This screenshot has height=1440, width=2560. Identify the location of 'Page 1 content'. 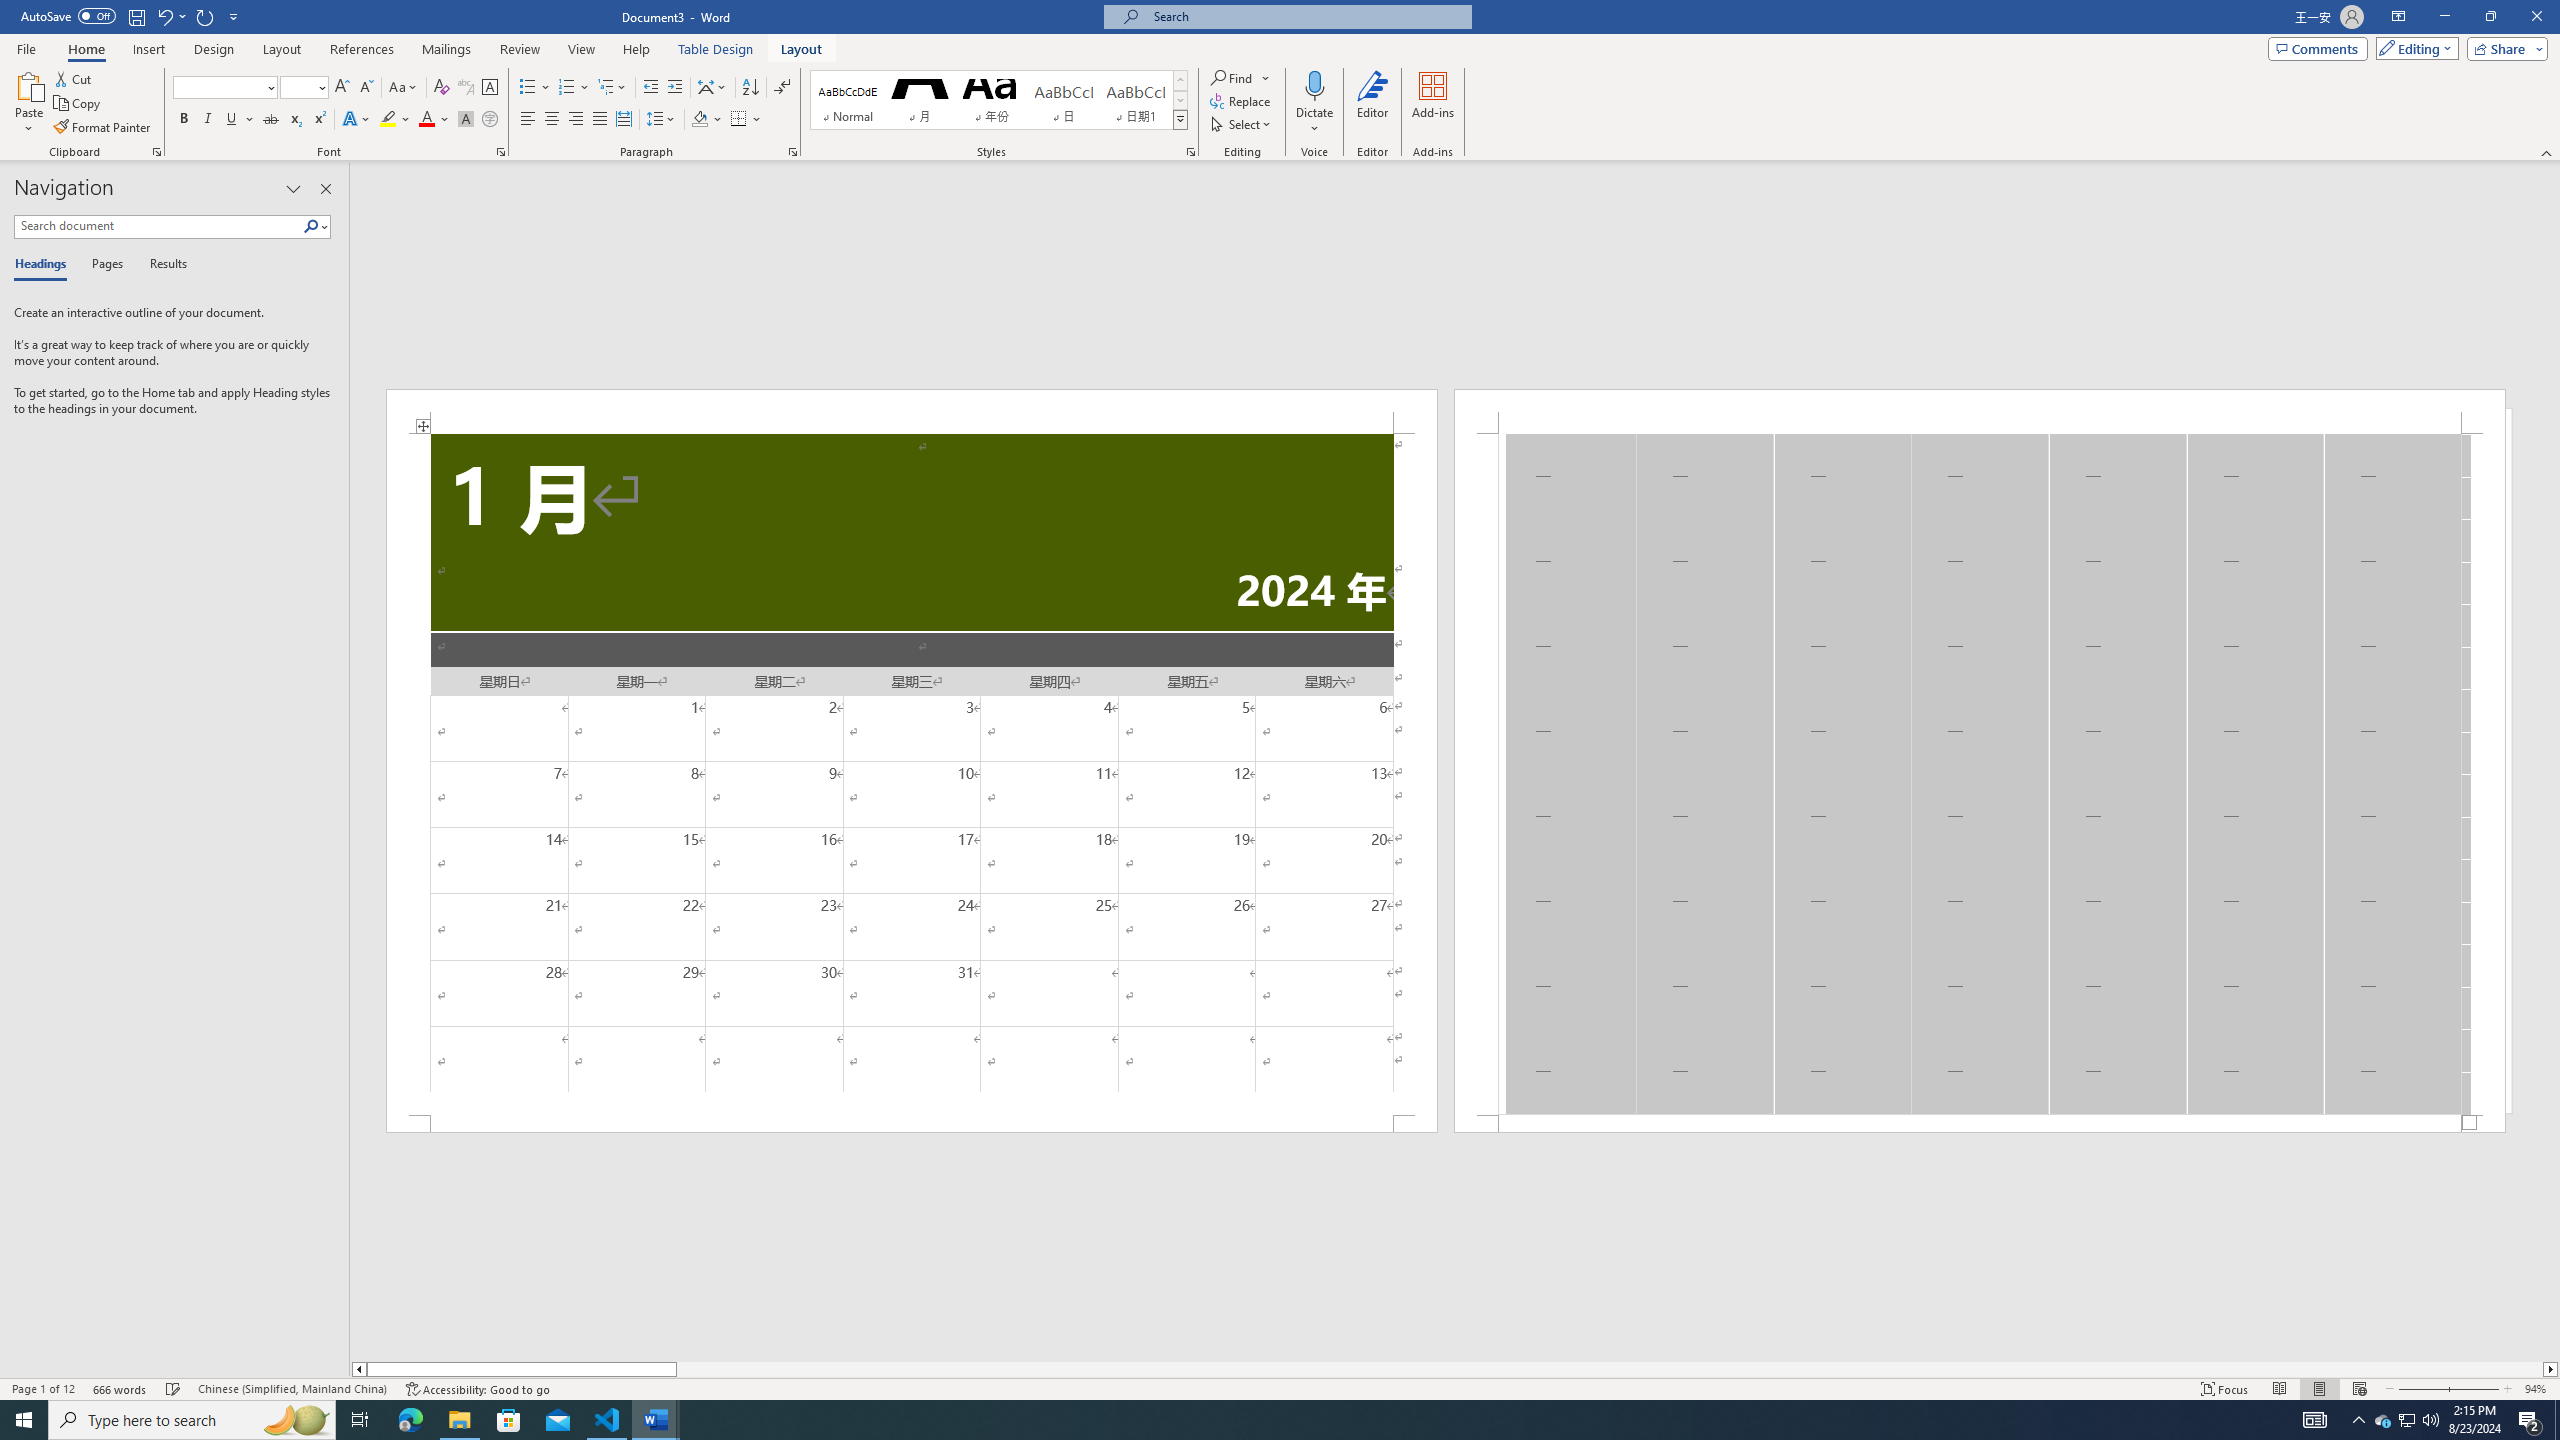
(912, 773).